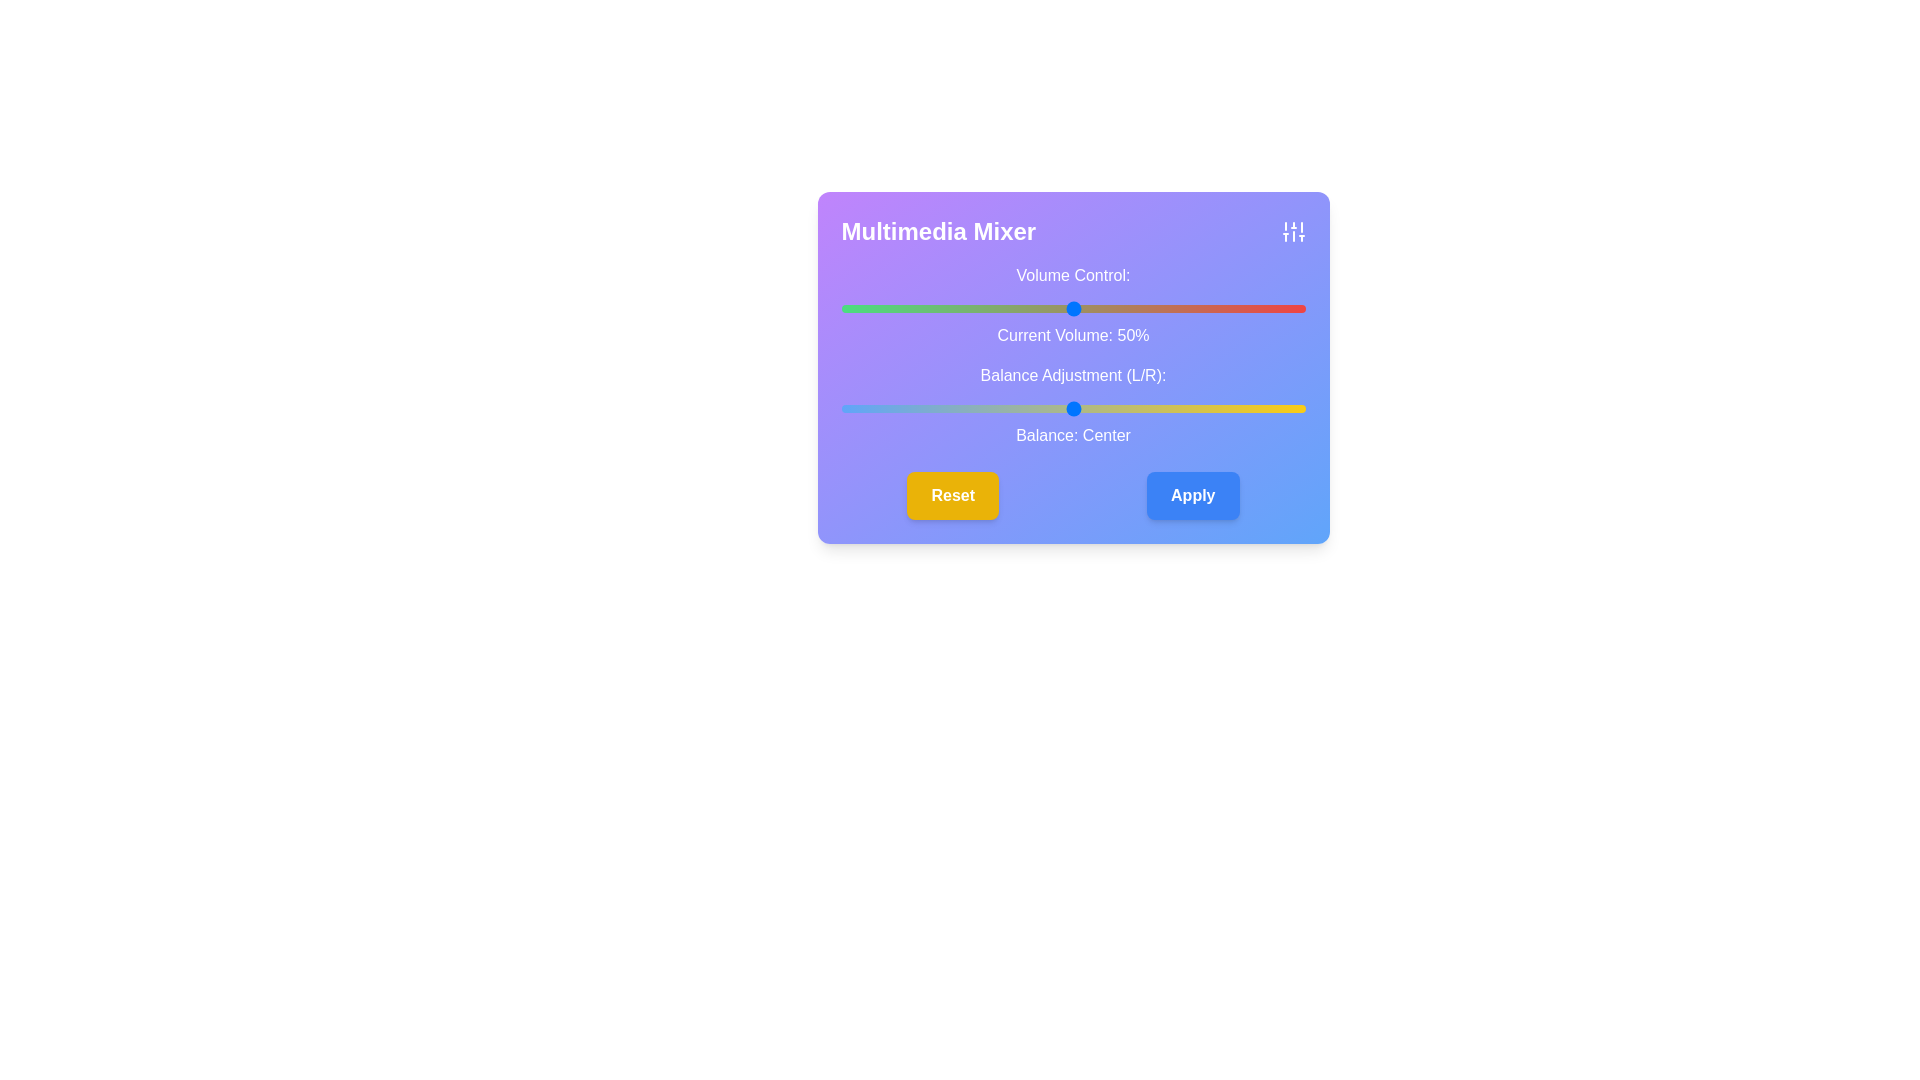  What do you see at coordinates (869, 407) in the screenshot?
I see `the balance slider to set the audio balance to -44` at bounding box center [869, 407].